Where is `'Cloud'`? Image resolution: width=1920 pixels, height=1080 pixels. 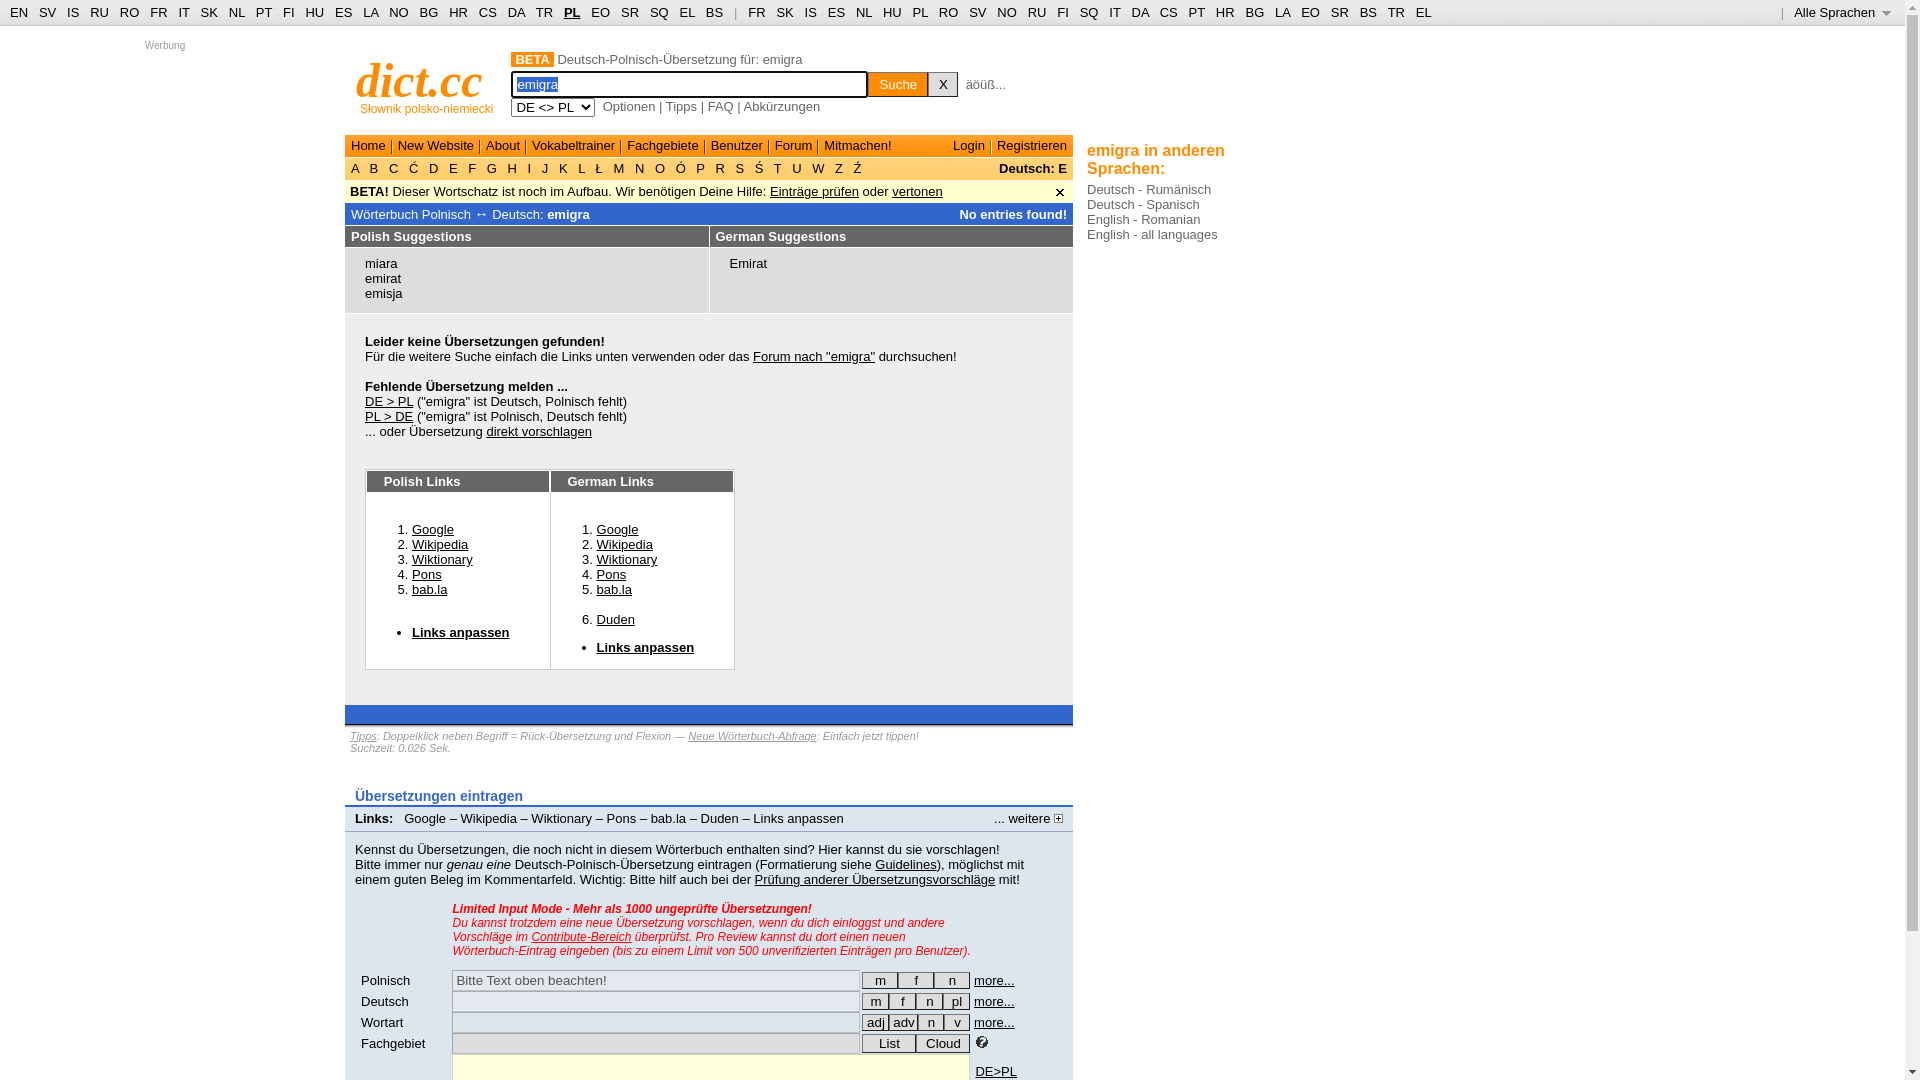 'Cloud' is located at coordinates (941, 1042).